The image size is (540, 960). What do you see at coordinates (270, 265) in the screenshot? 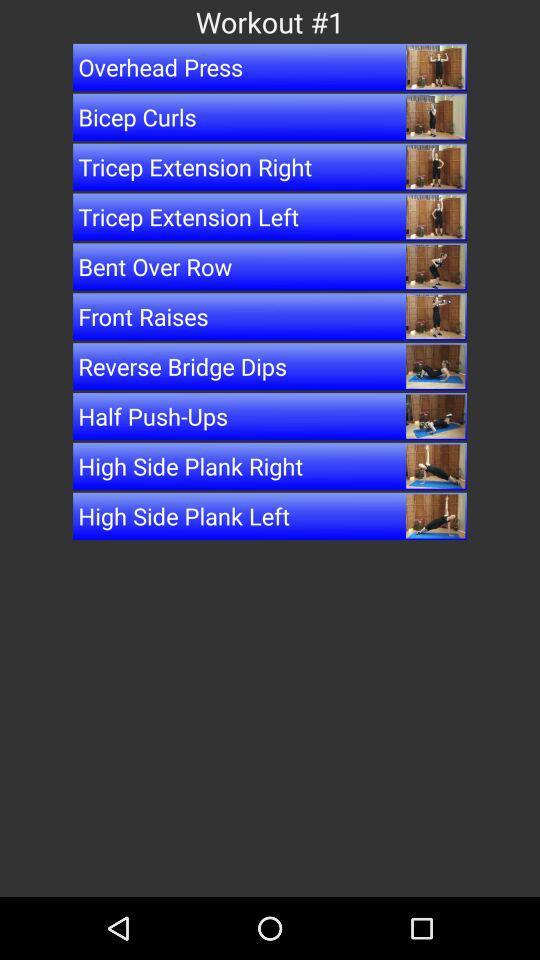
I see `item above the front raises button` at bounding box center [270, 265].